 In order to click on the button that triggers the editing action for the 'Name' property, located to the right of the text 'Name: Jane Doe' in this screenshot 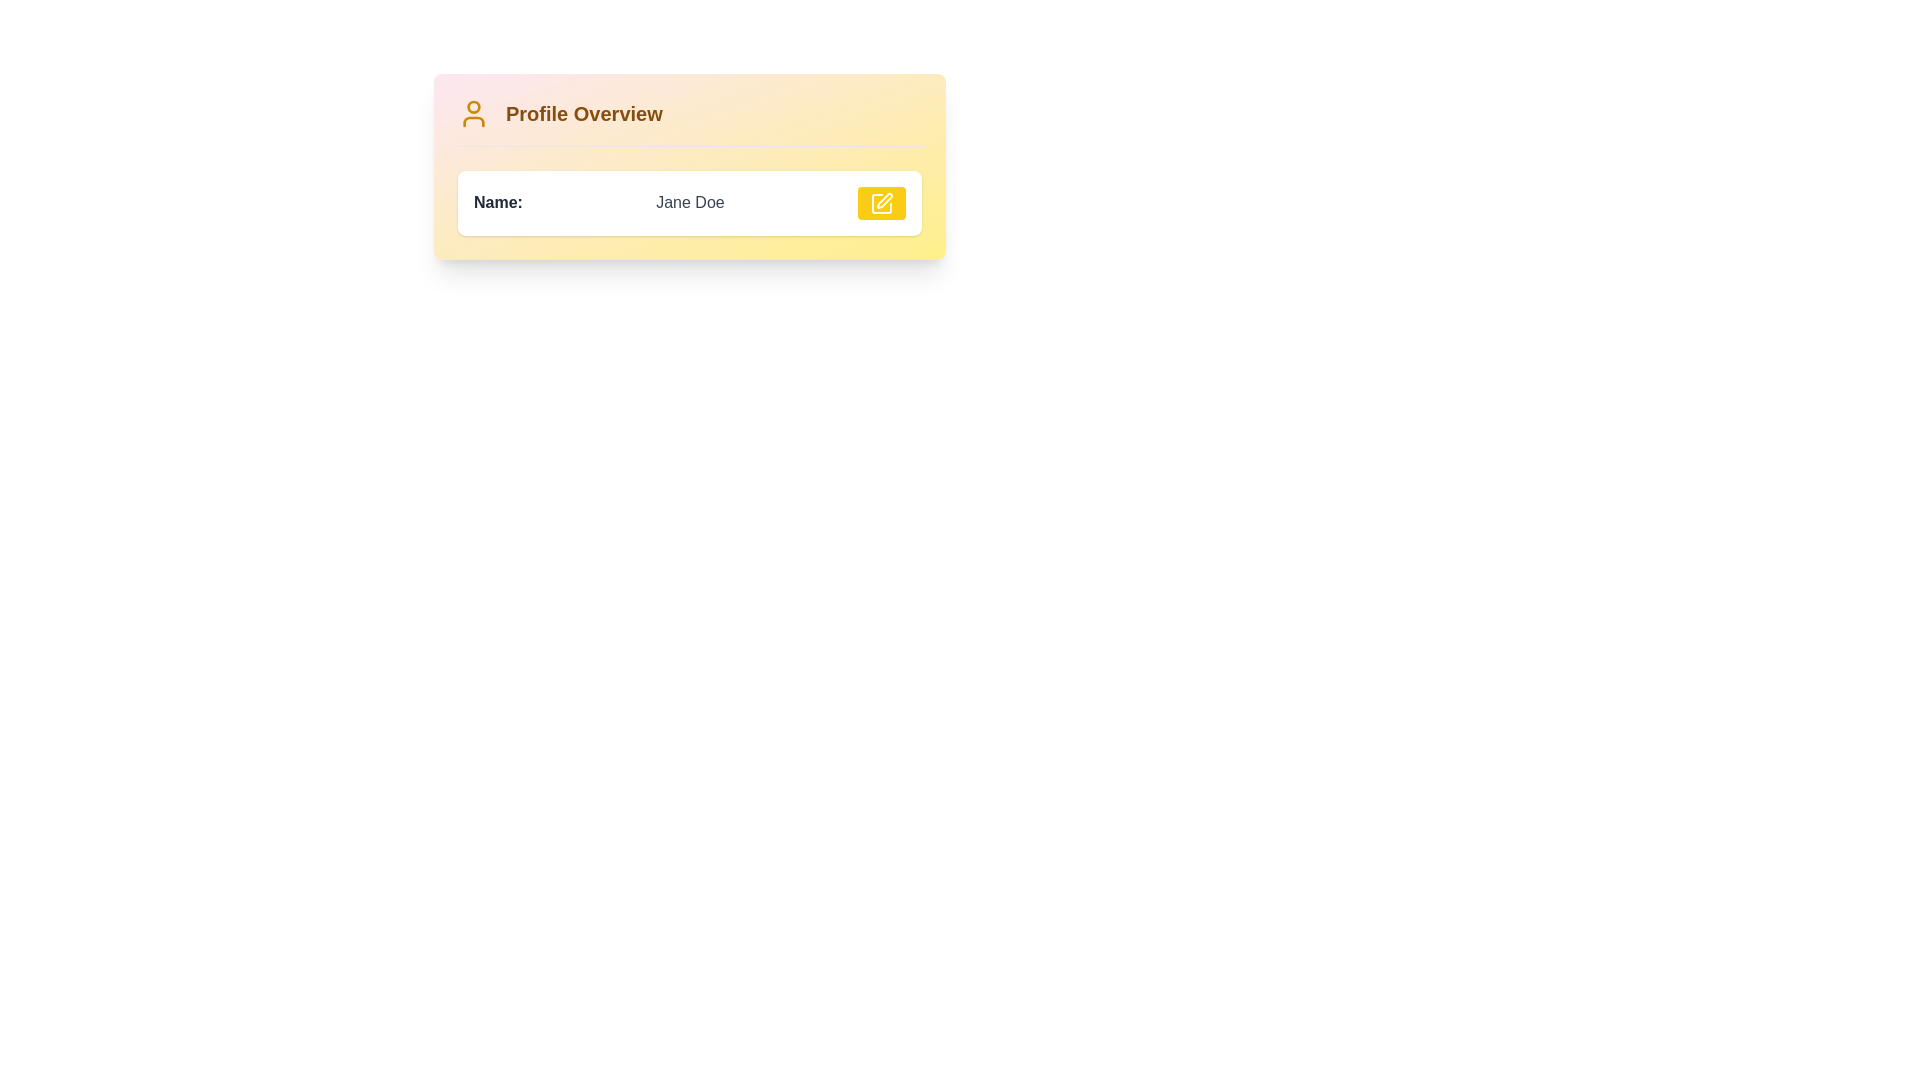, I will do `click(881, 203)`.